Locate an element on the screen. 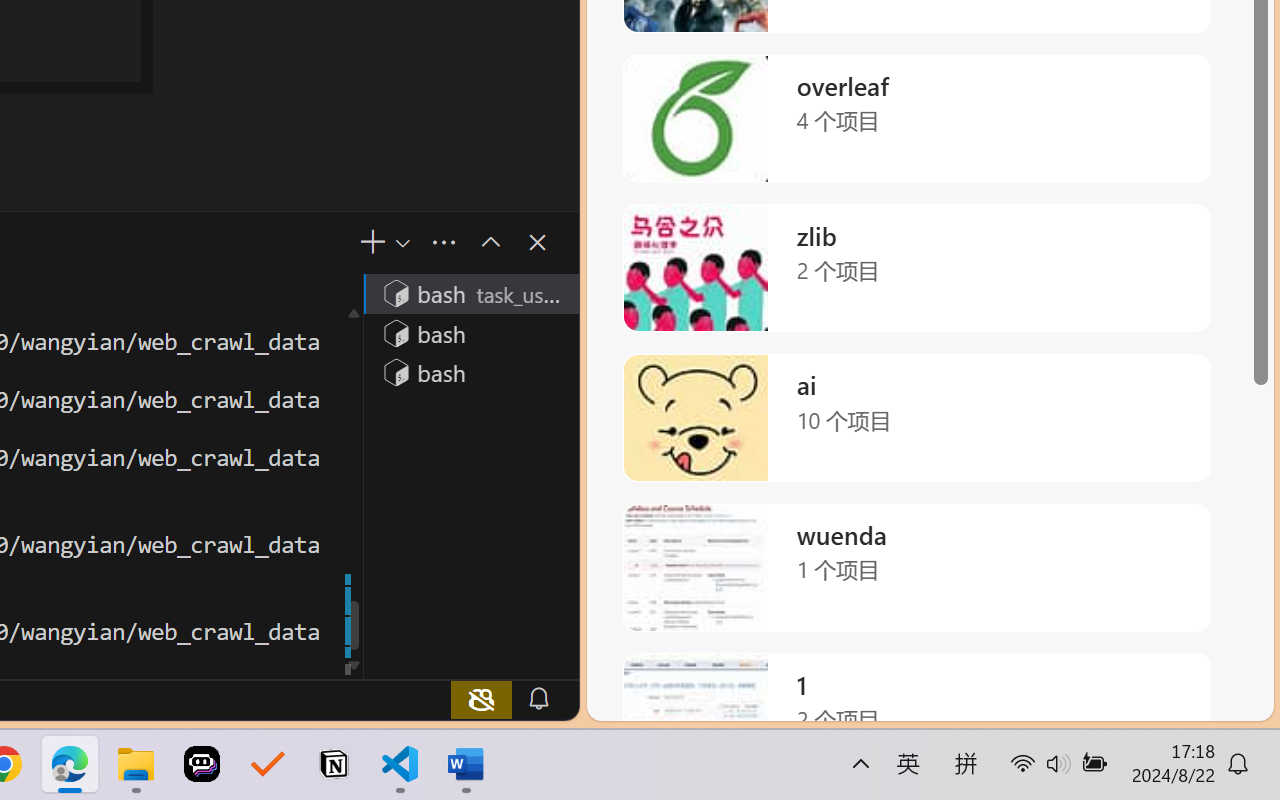  'Maximize Panel Size' is located at coordinates (488, 241).